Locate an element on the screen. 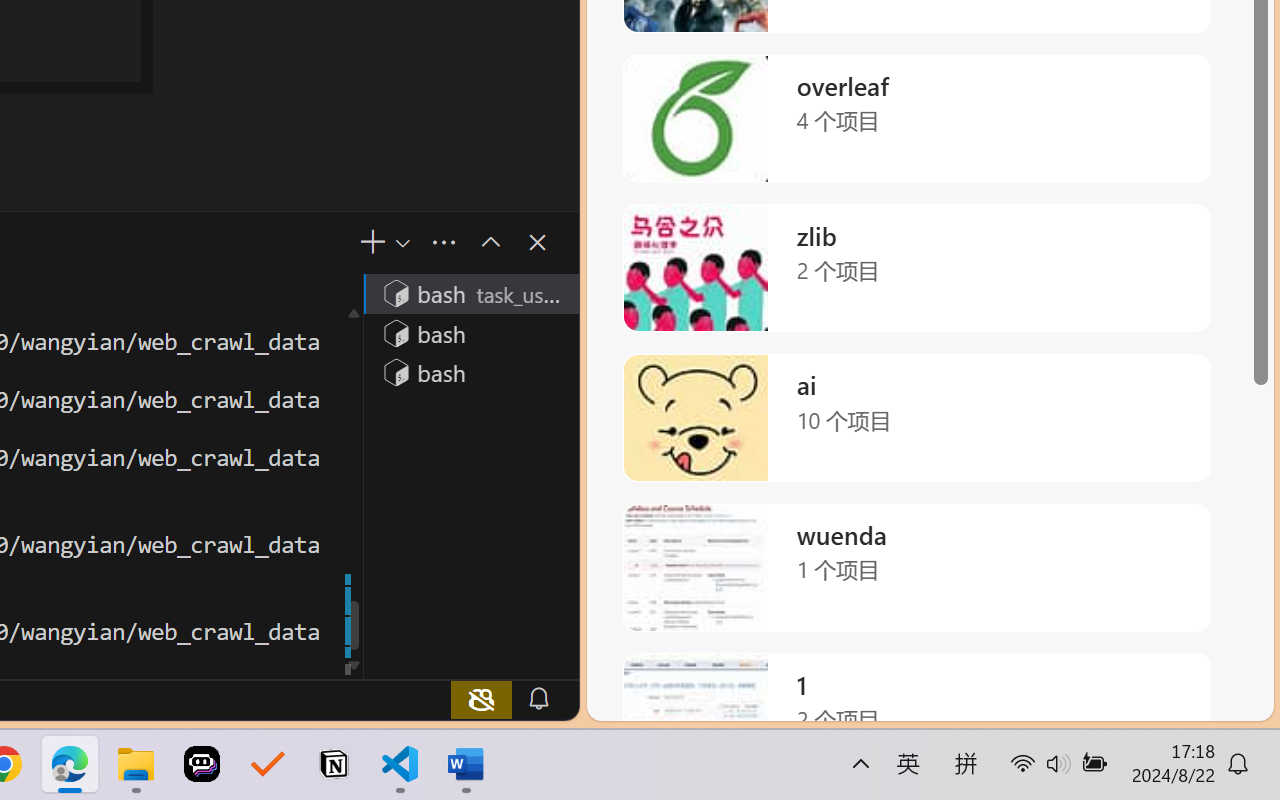  'Maximize Panel Size' is located at coordinates (488, 241).